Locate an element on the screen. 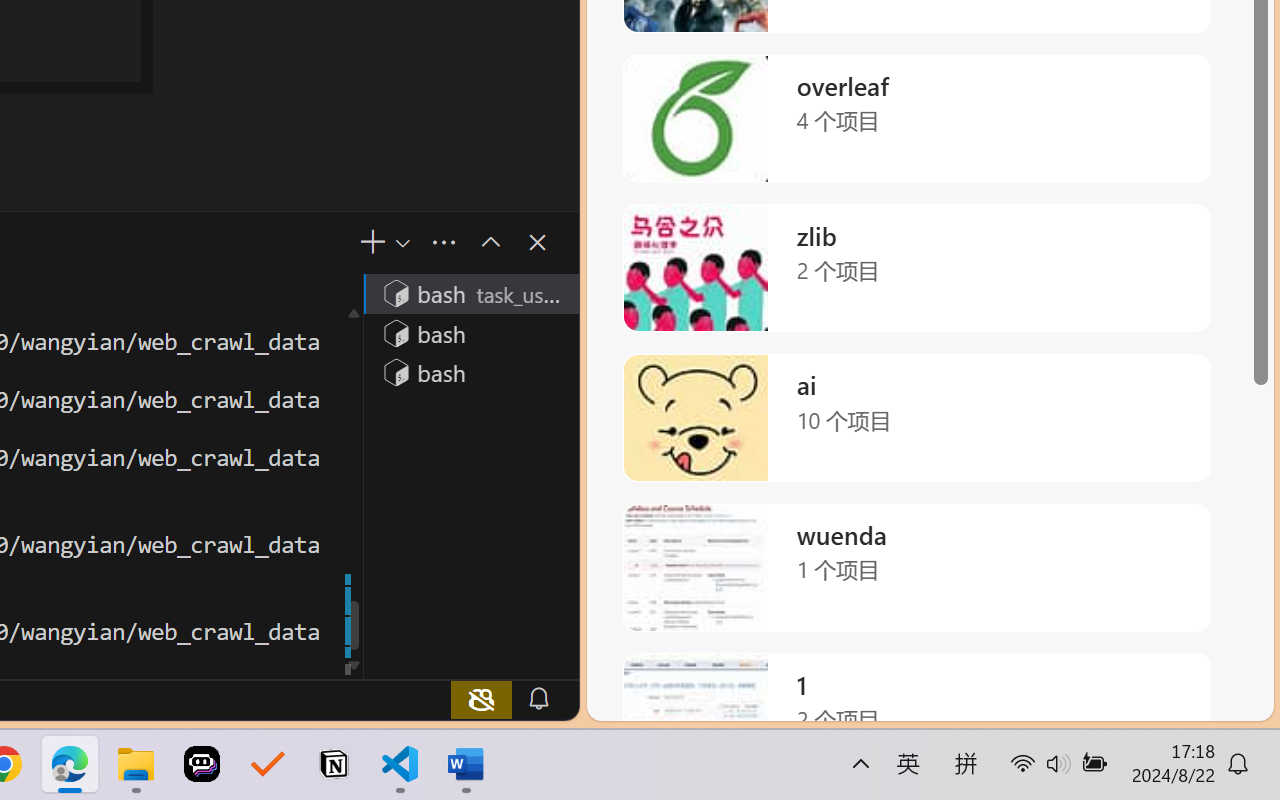  'Maximize Panel Size' is located at coordinates (488, 241).